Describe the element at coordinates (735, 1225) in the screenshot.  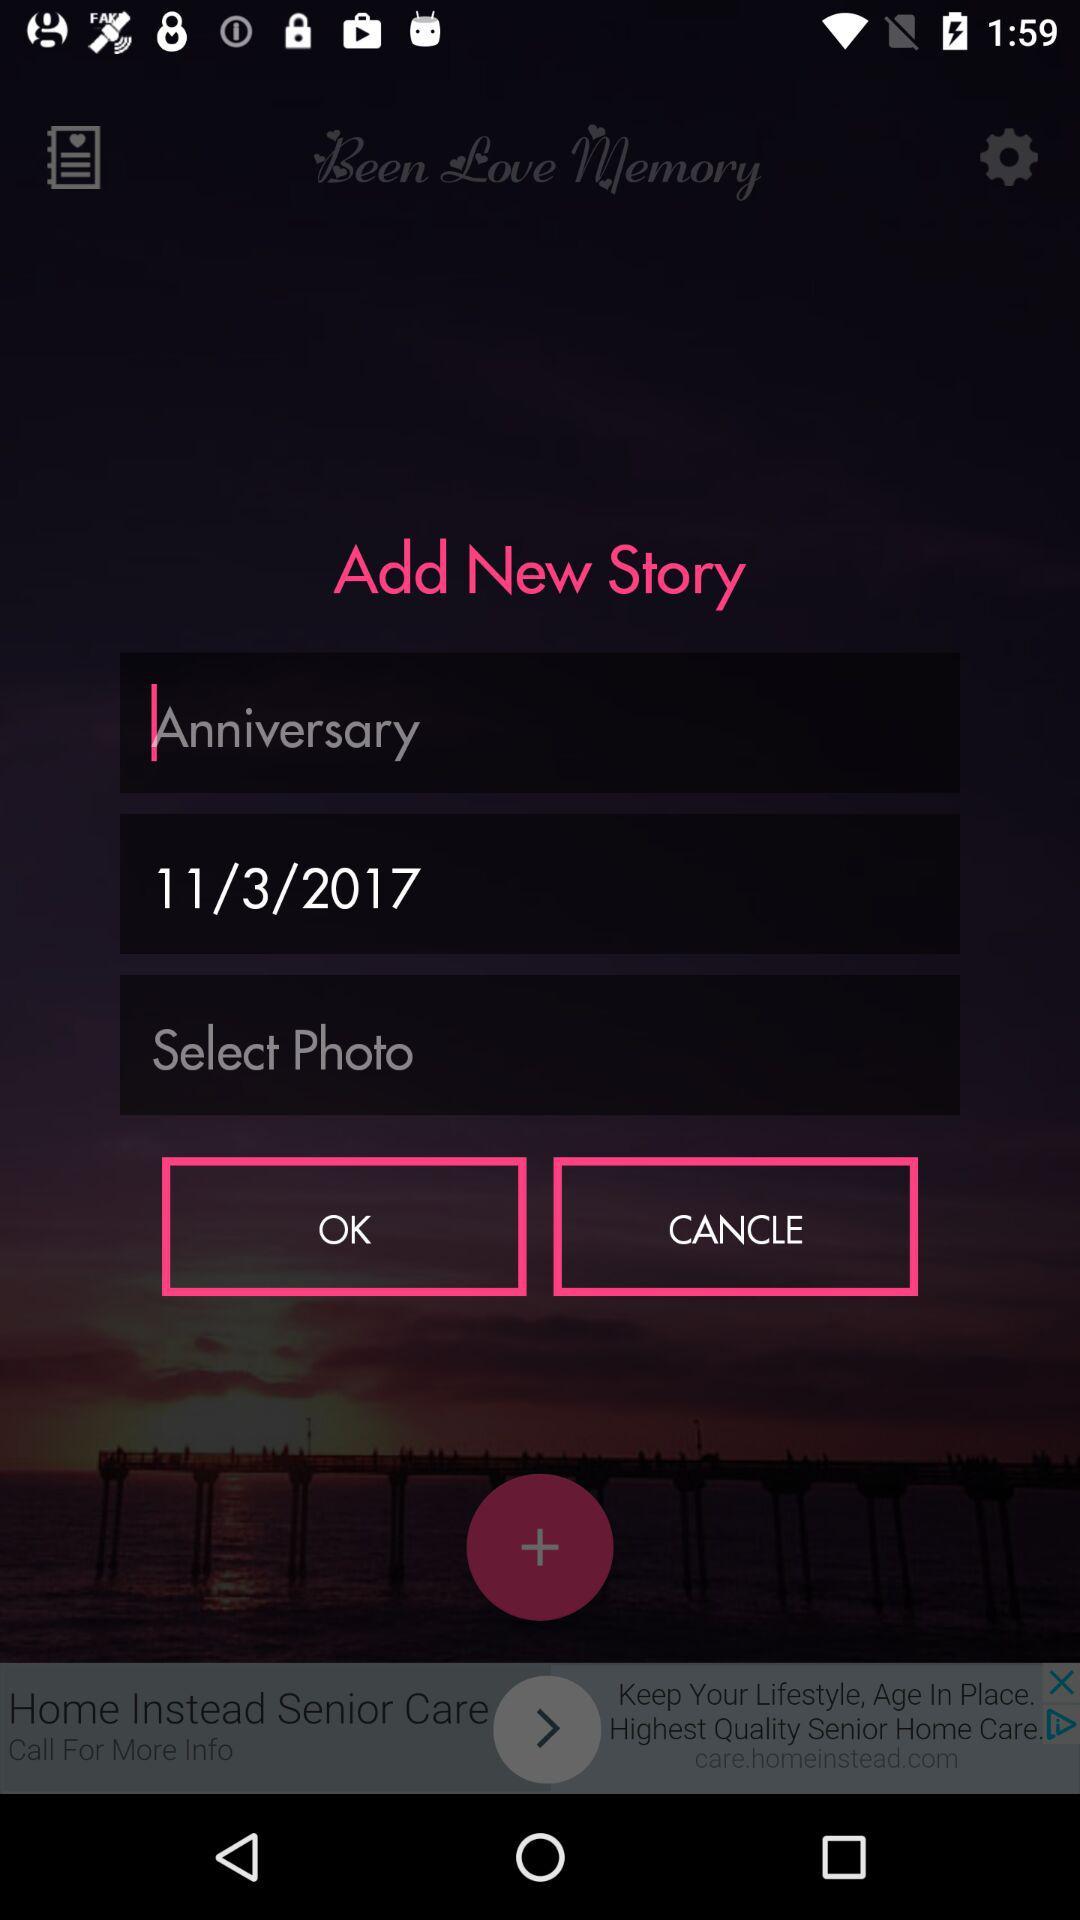
I see `item to the right of the ok icon` at that location.